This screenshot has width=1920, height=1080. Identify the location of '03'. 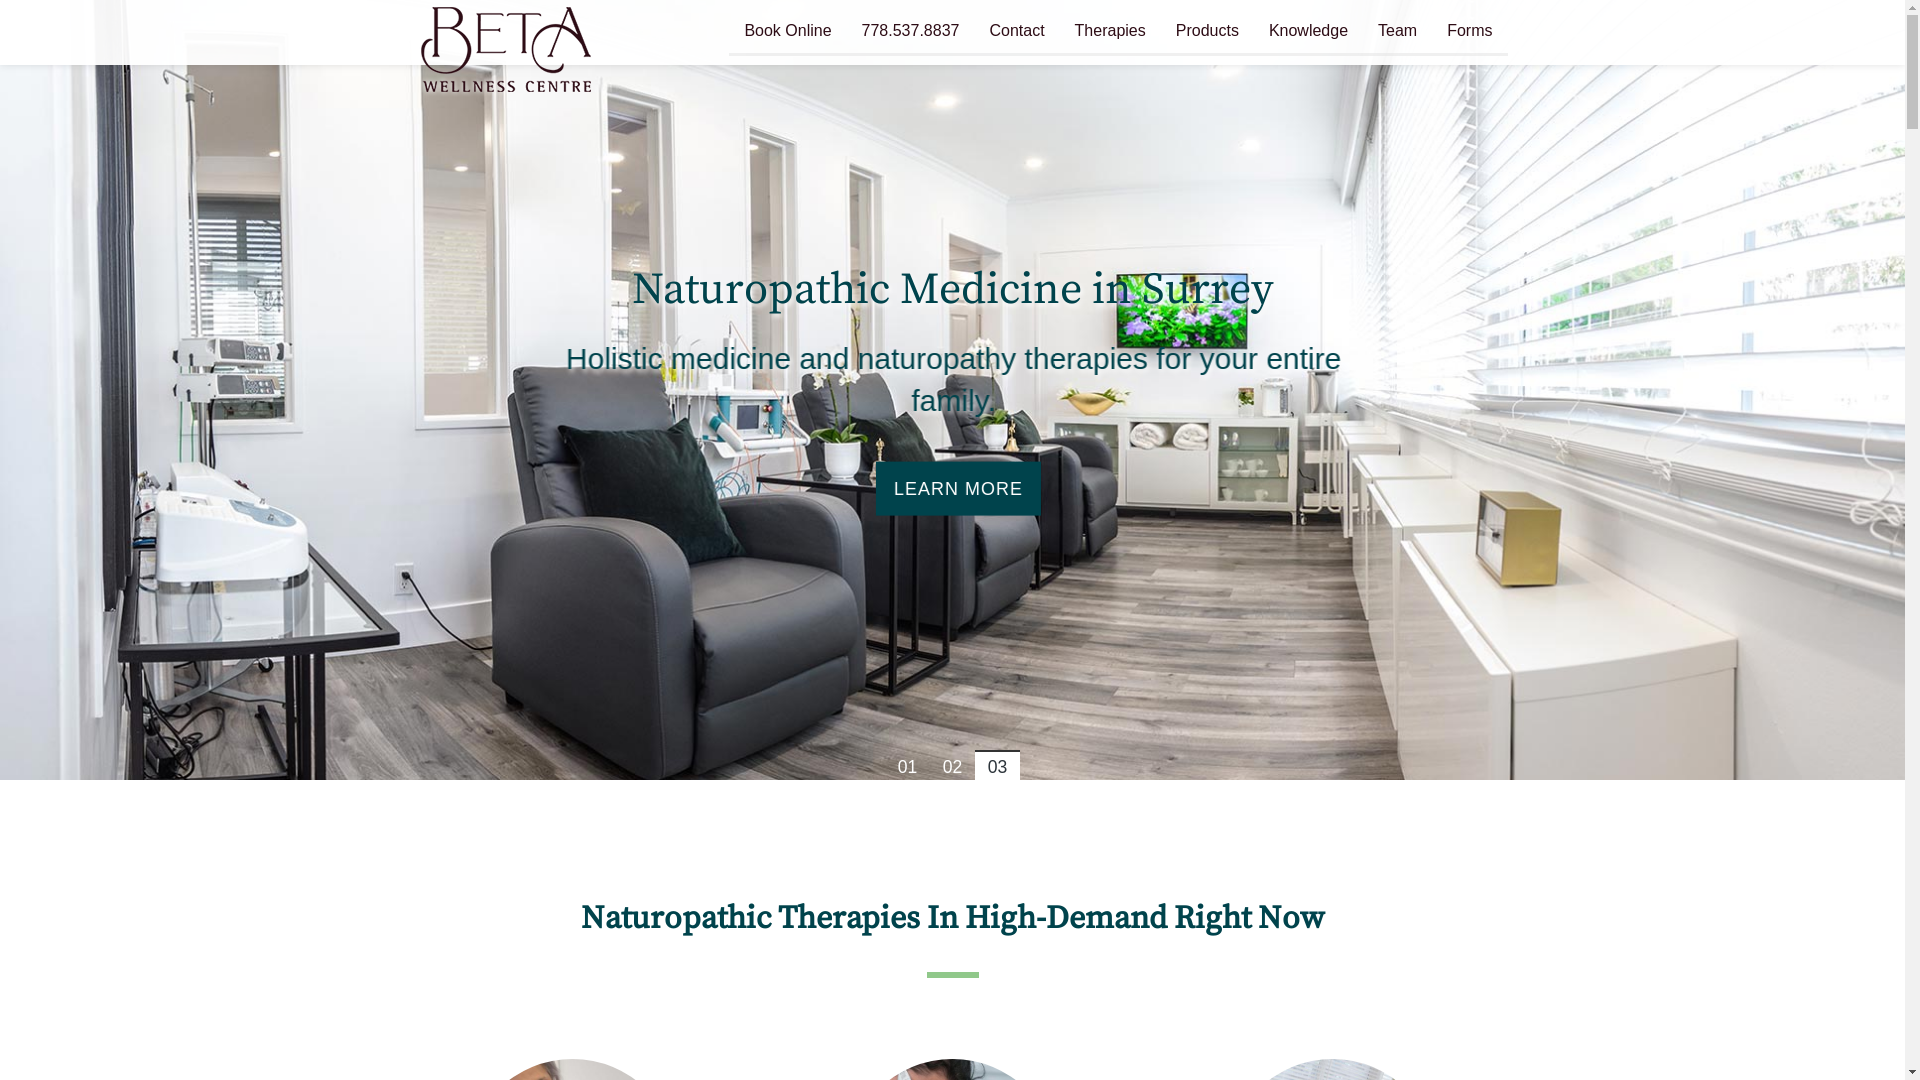
(974, 764).